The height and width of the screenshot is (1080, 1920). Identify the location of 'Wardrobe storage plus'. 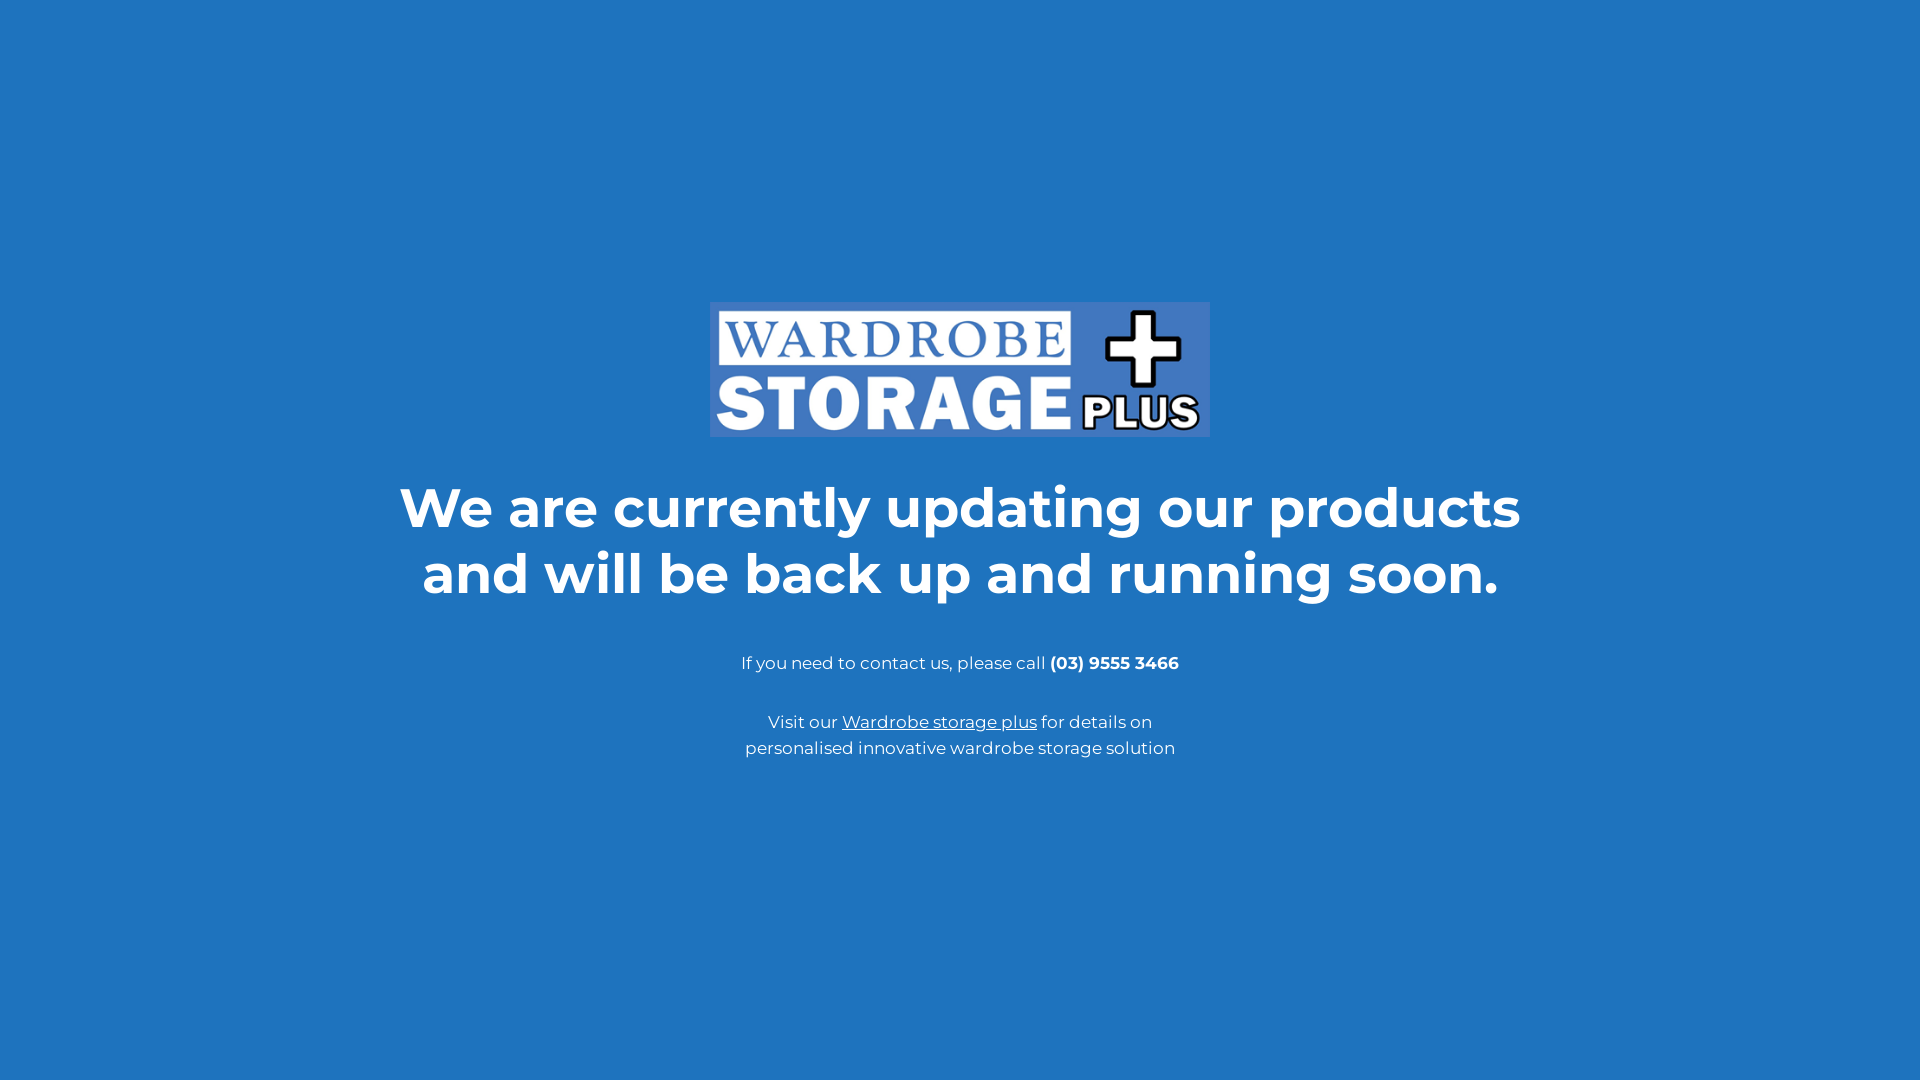
(938, 721).